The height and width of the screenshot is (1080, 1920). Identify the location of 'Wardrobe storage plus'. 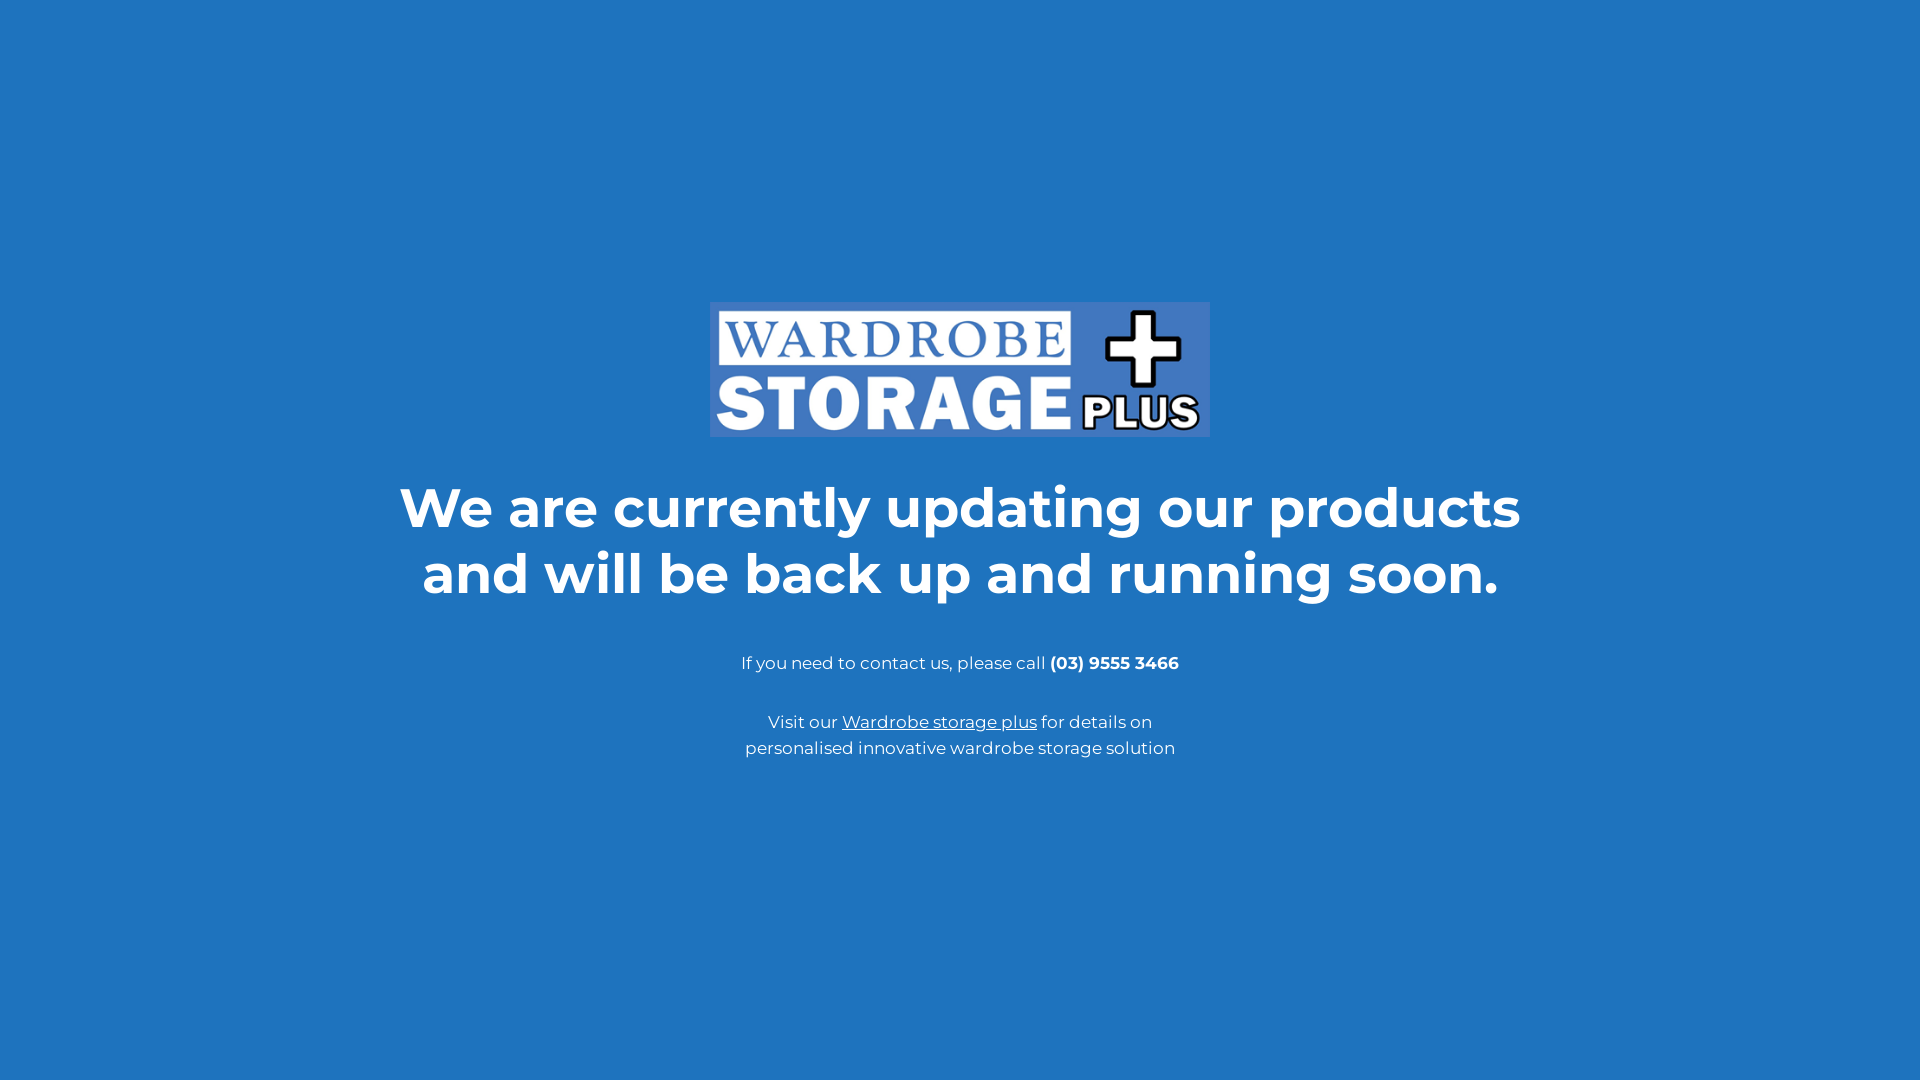
(938, 721).